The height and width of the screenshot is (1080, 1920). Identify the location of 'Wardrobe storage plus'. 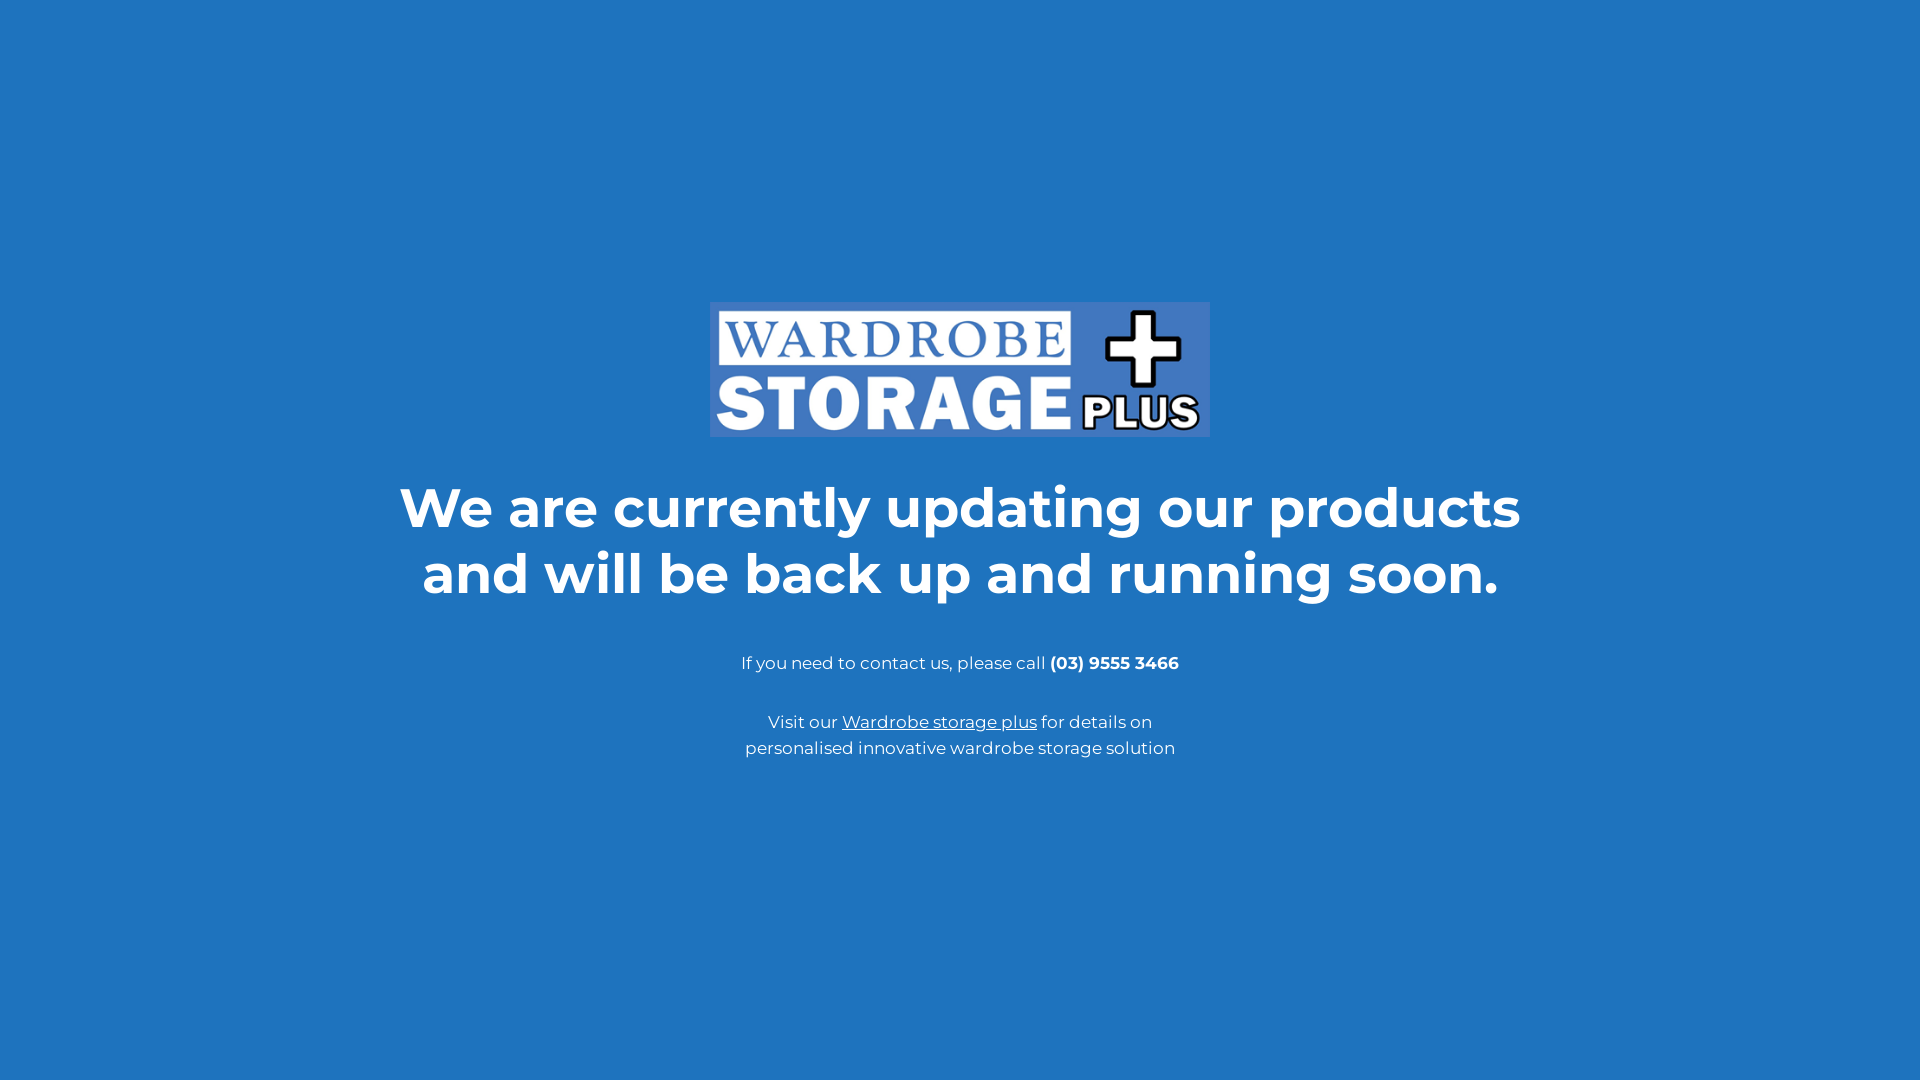
(938, 721).